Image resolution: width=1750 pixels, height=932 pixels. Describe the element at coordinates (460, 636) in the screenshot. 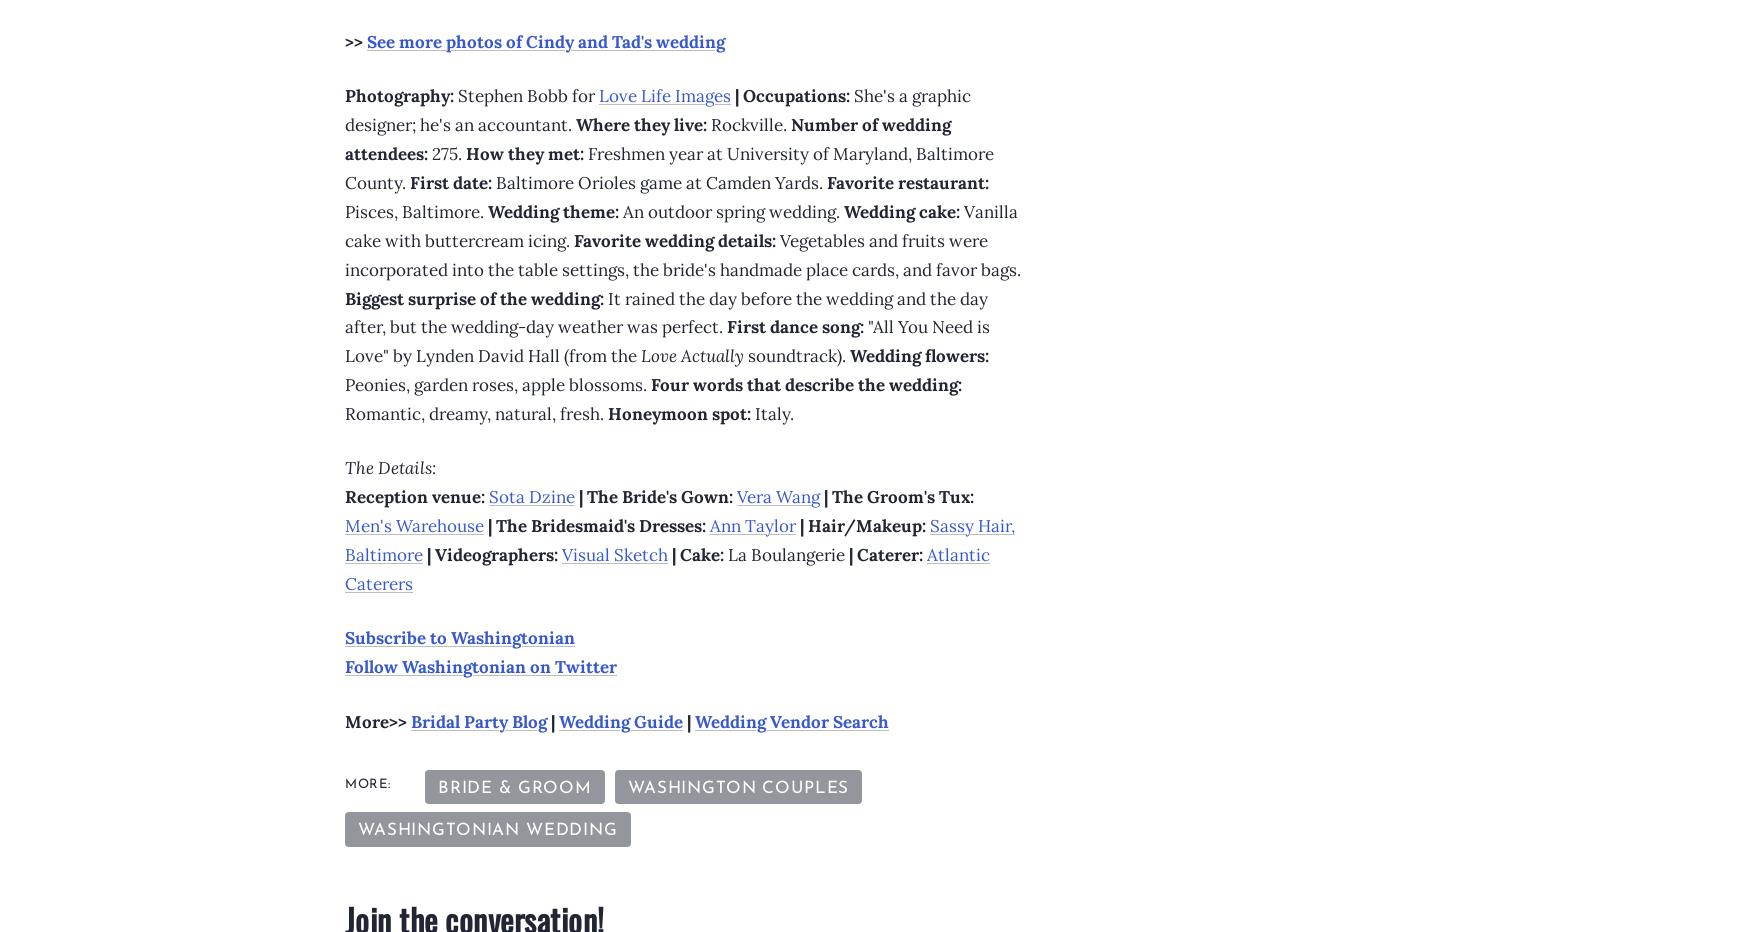

I see `'Subscribe to Washingtonian'` at that location.